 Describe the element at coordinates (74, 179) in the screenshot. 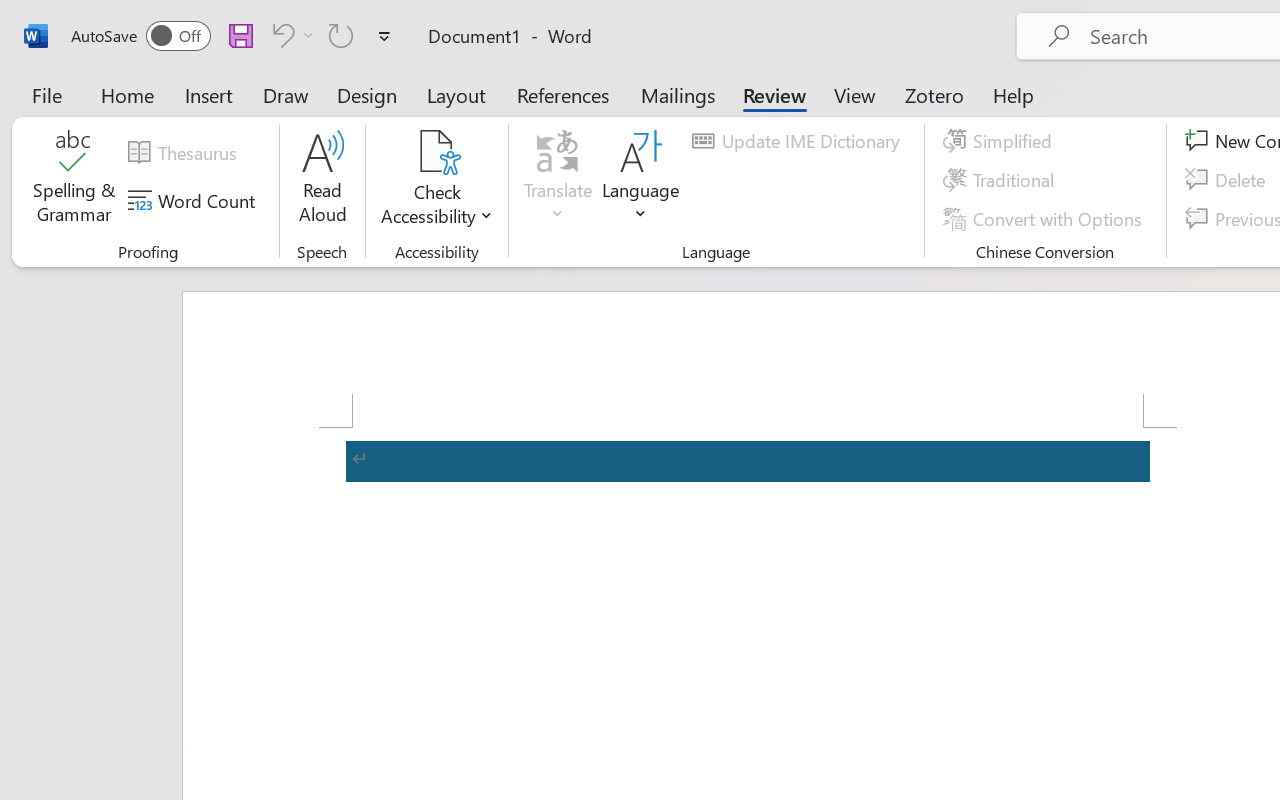

I see `'Spelling & Grammar'` at that location.